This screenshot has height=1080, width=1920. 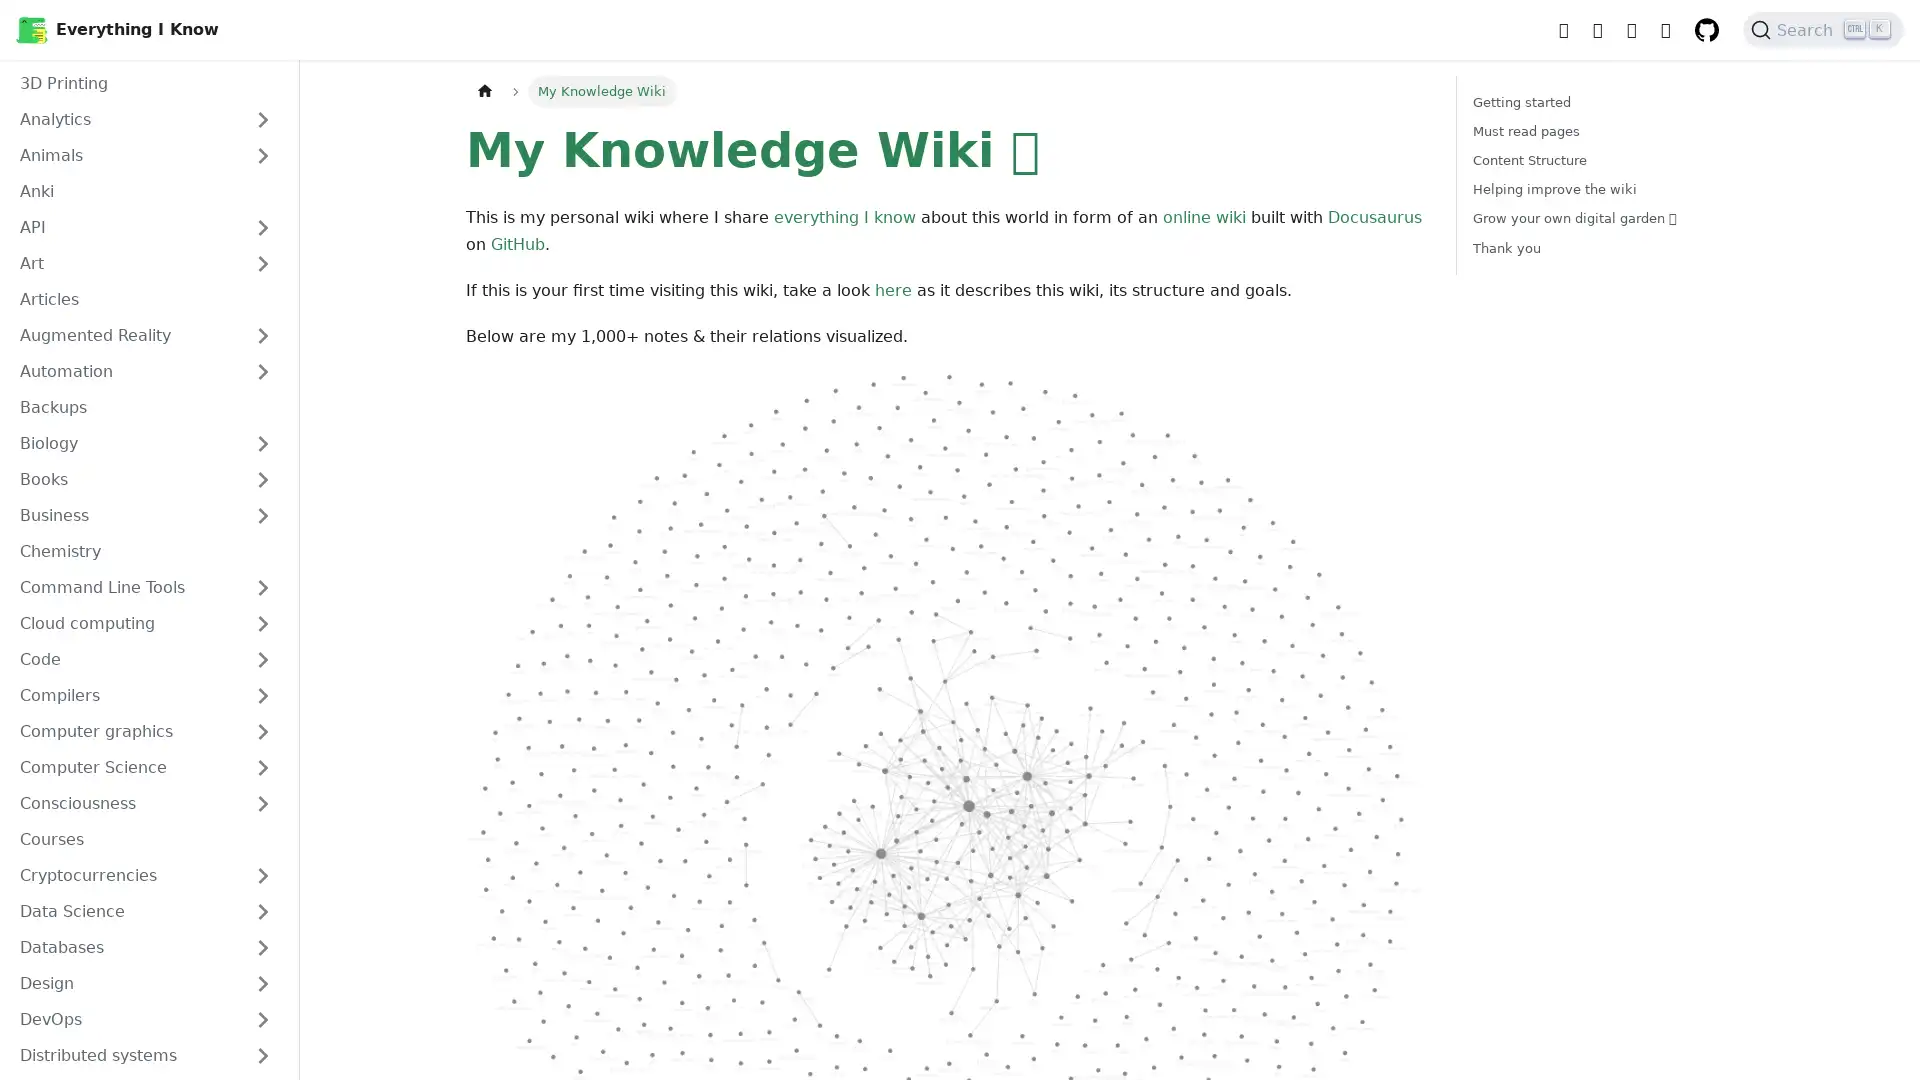 What do you see at coordinates (262, 515) in the screenshot?
I see `Toggle the collapsible sidebar category 'Business'` at bounding box center [262, 515].